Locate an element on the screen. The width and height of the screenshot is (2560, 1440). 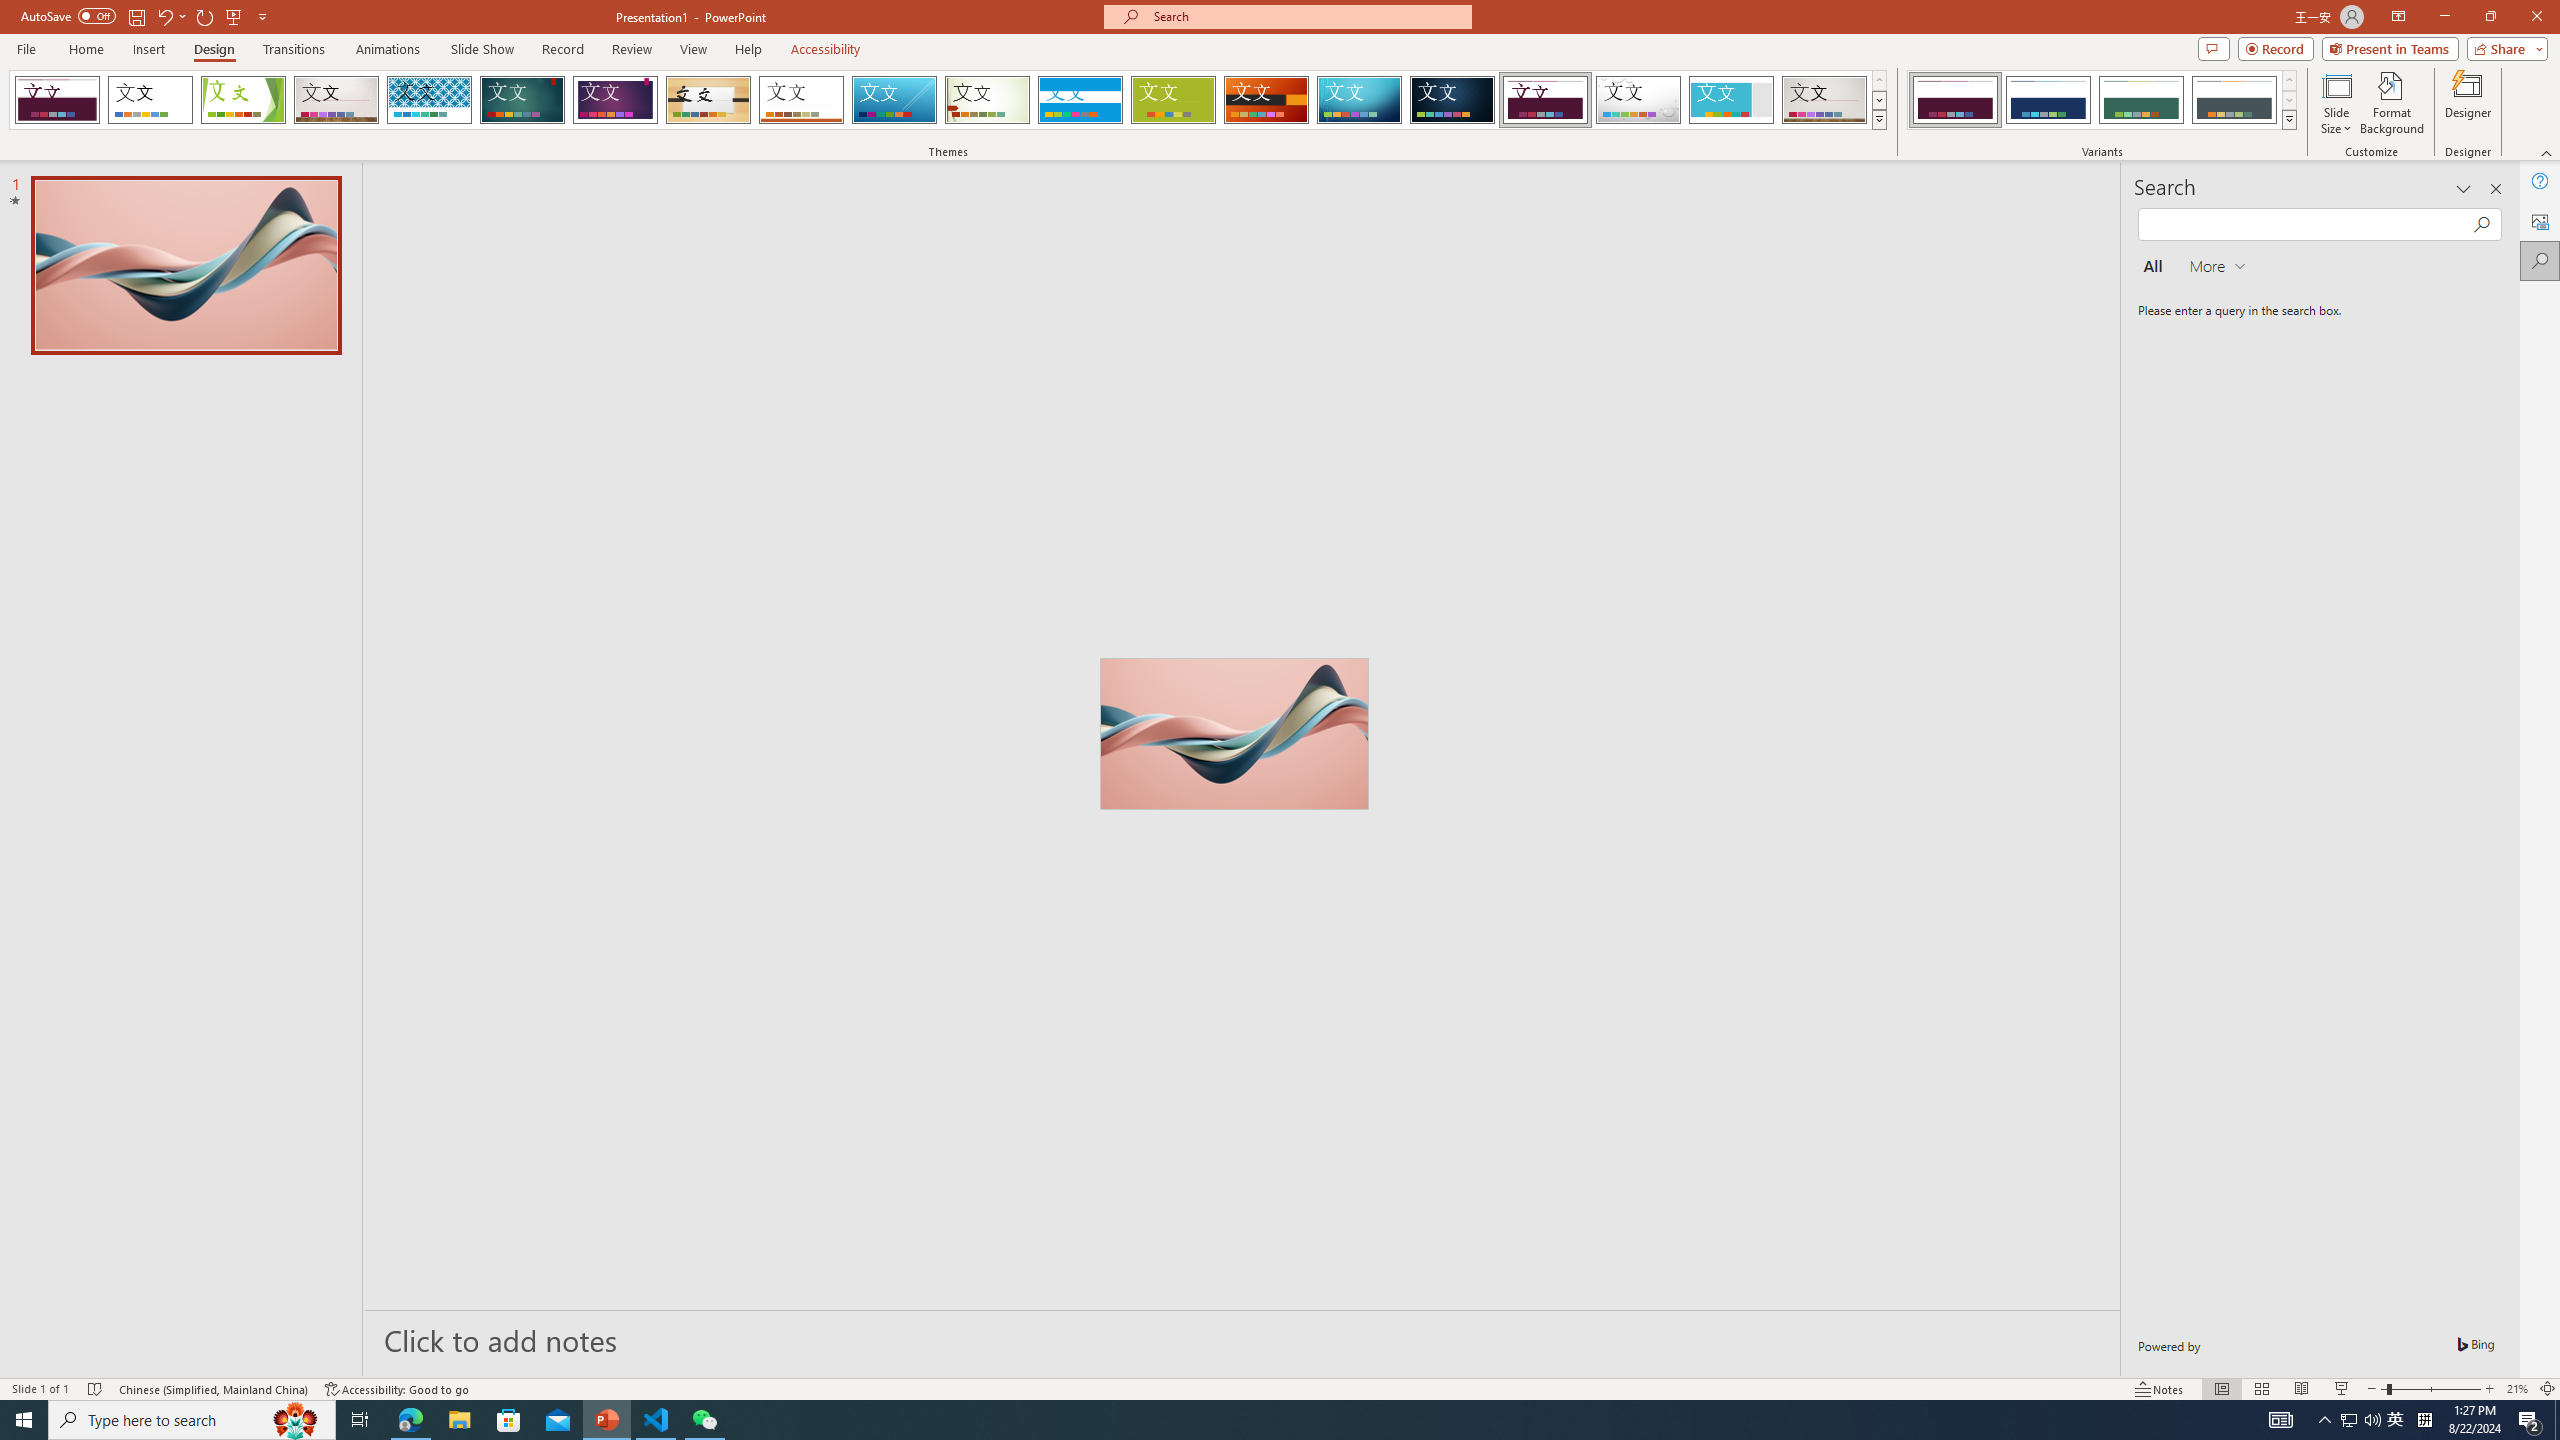
'Ion Boardroom' is located at coordinates (615, 99).